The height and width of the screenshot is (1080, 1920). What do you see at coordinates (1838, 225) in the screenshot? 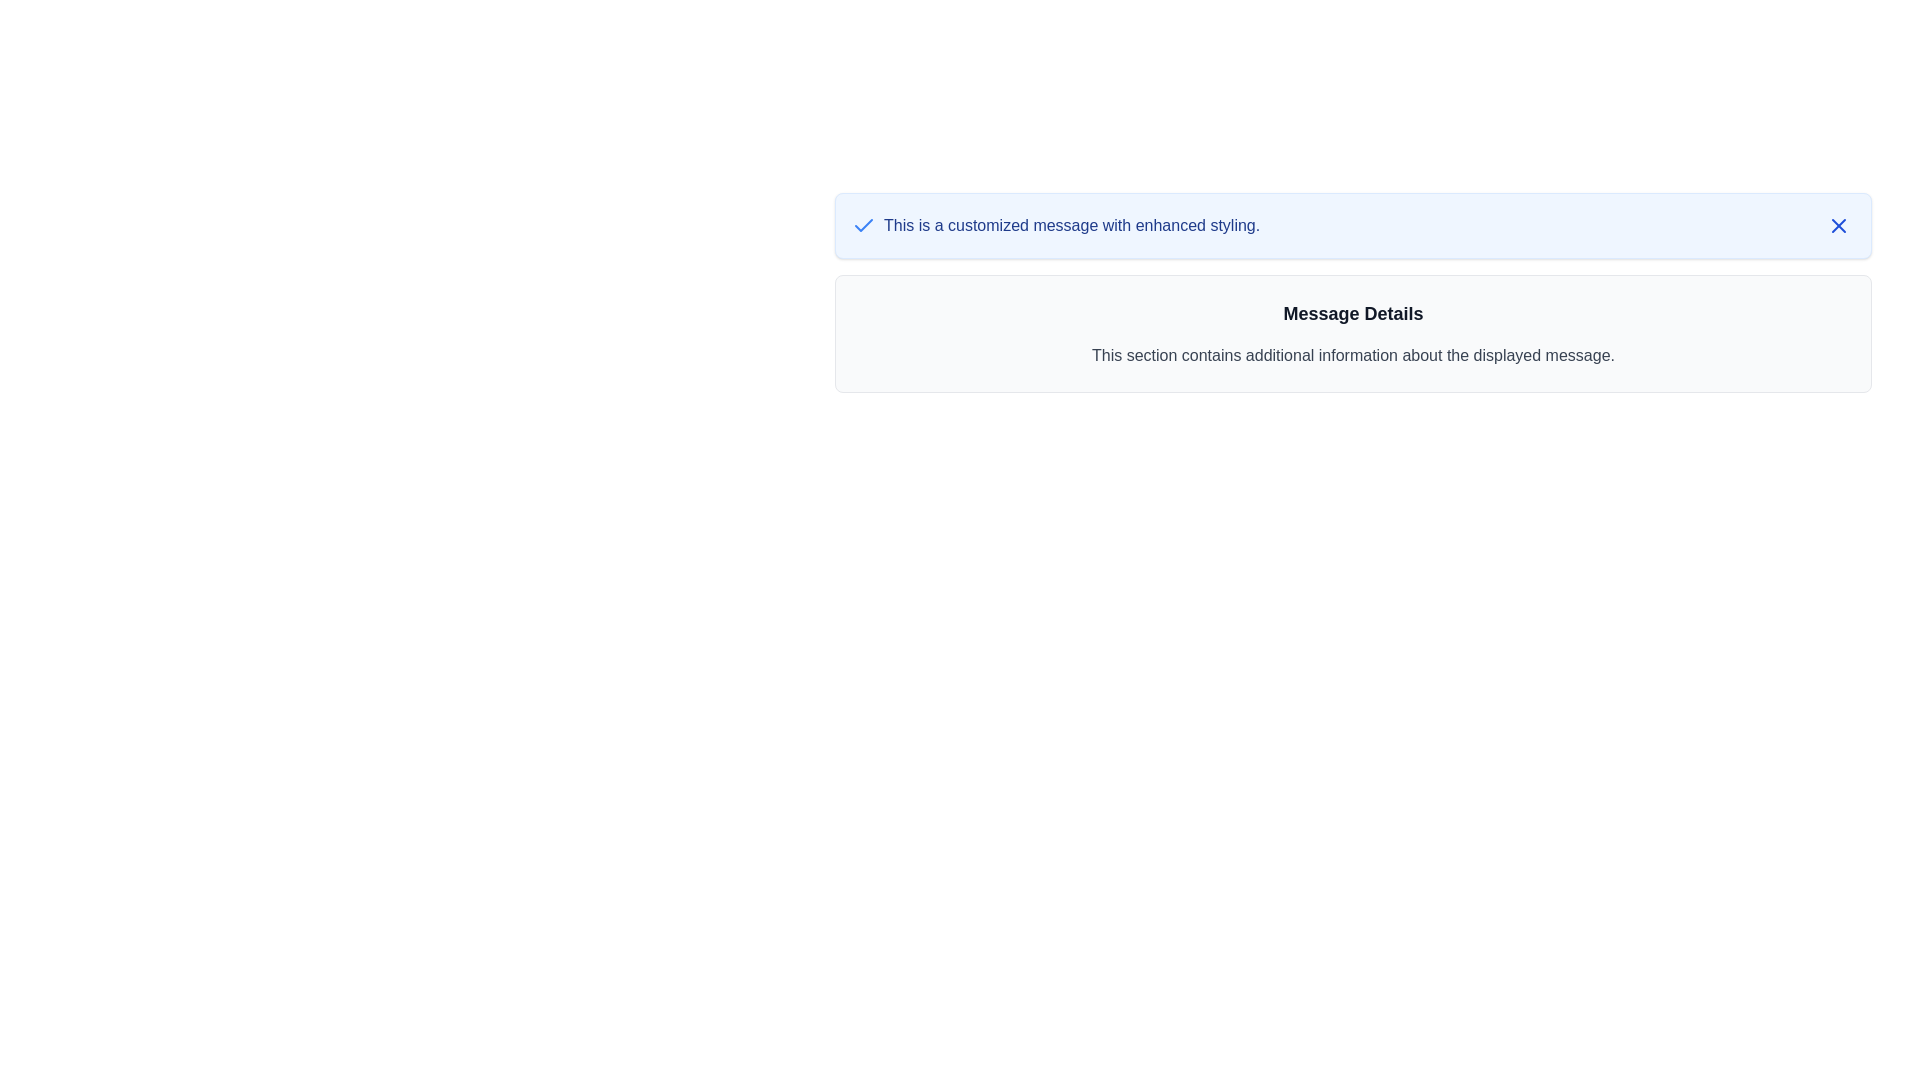
I see `the circular button with a blue 'X' icon at the top right corner of the notification message` at bounding box center [1838, 225].